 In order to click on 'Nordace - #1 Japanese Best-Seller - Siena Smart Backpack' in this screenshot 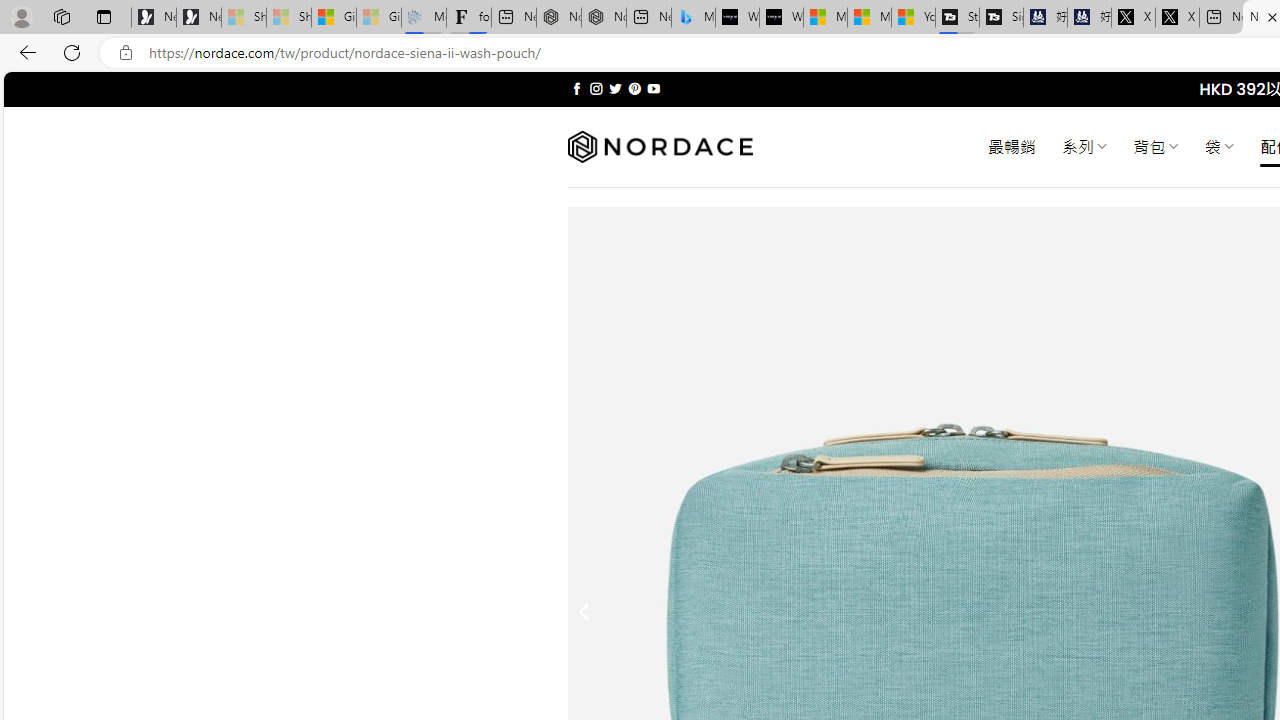, I will do `click(603, 17)`.